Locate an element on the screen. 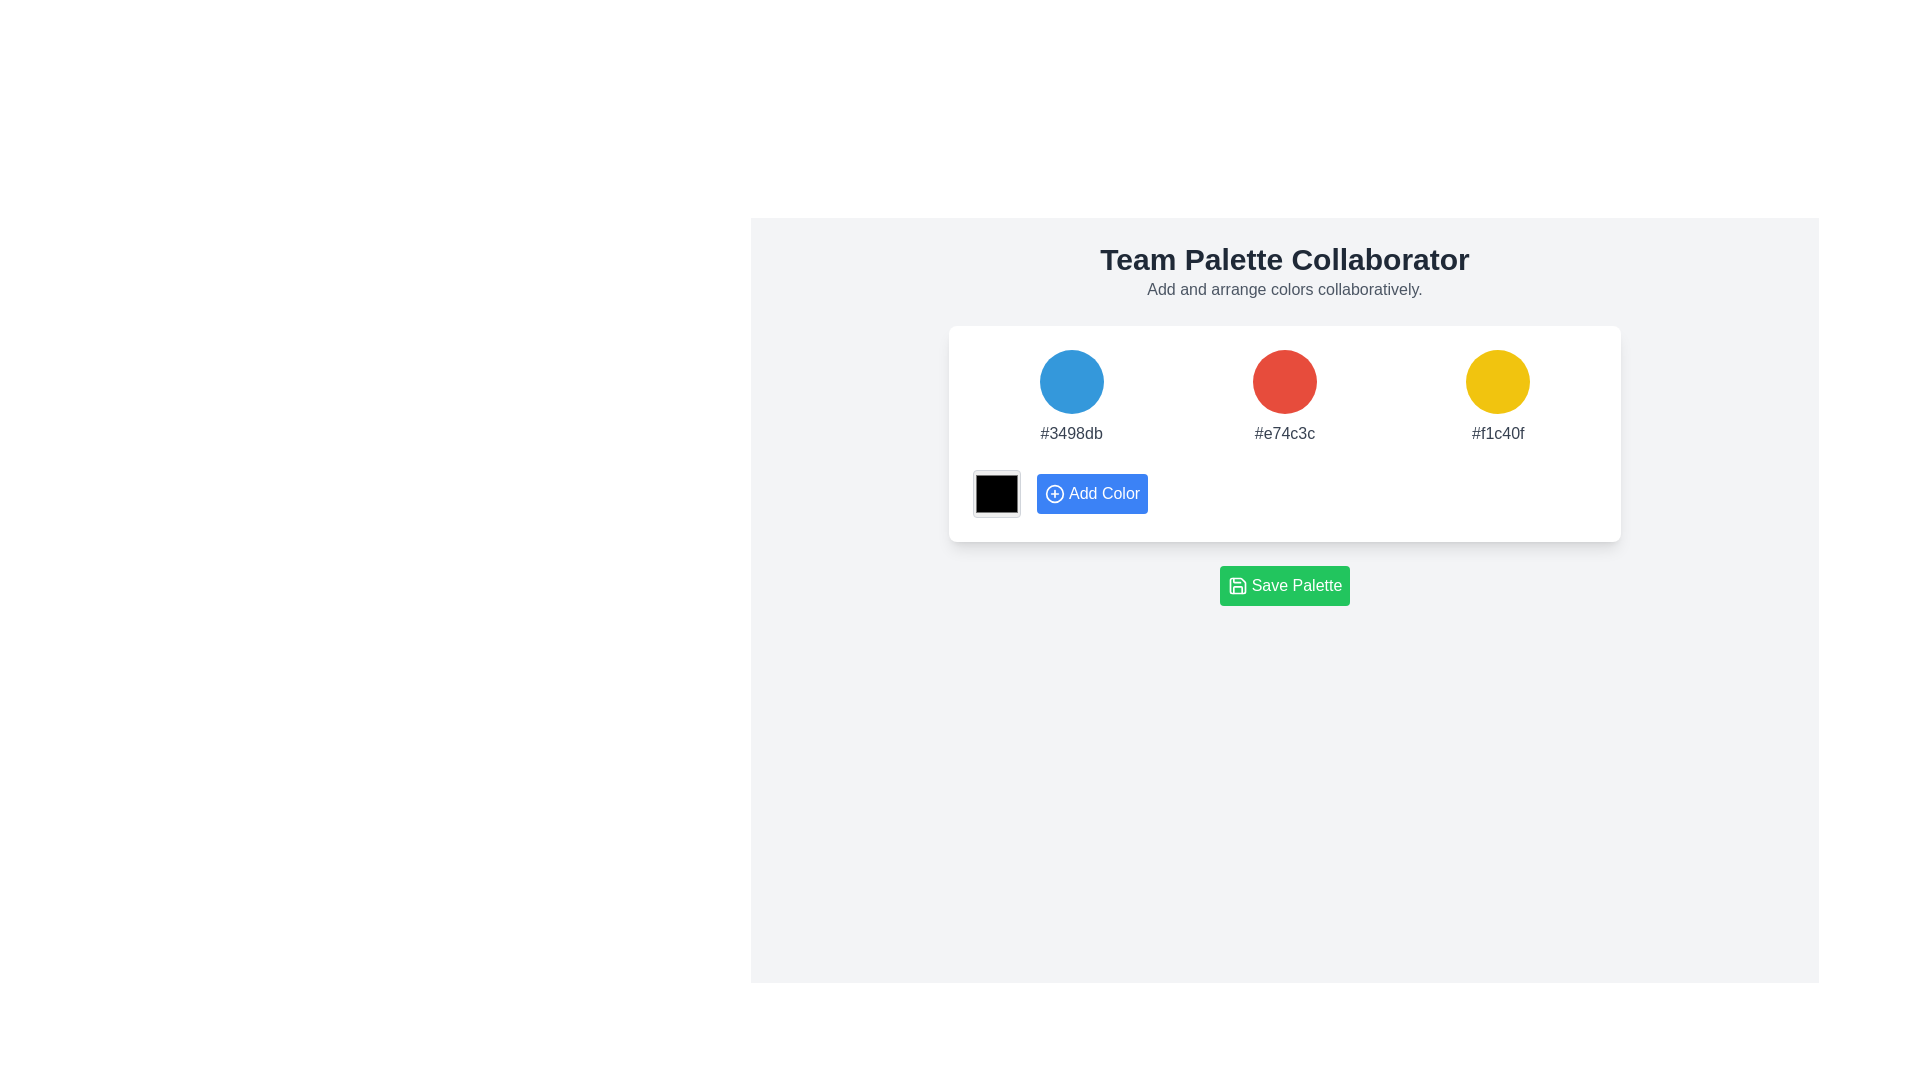 This screenshot has width=1920, height=1080. the leftmost color selector item in the color palette for detailed operations is located at coordinates (1070, 397).